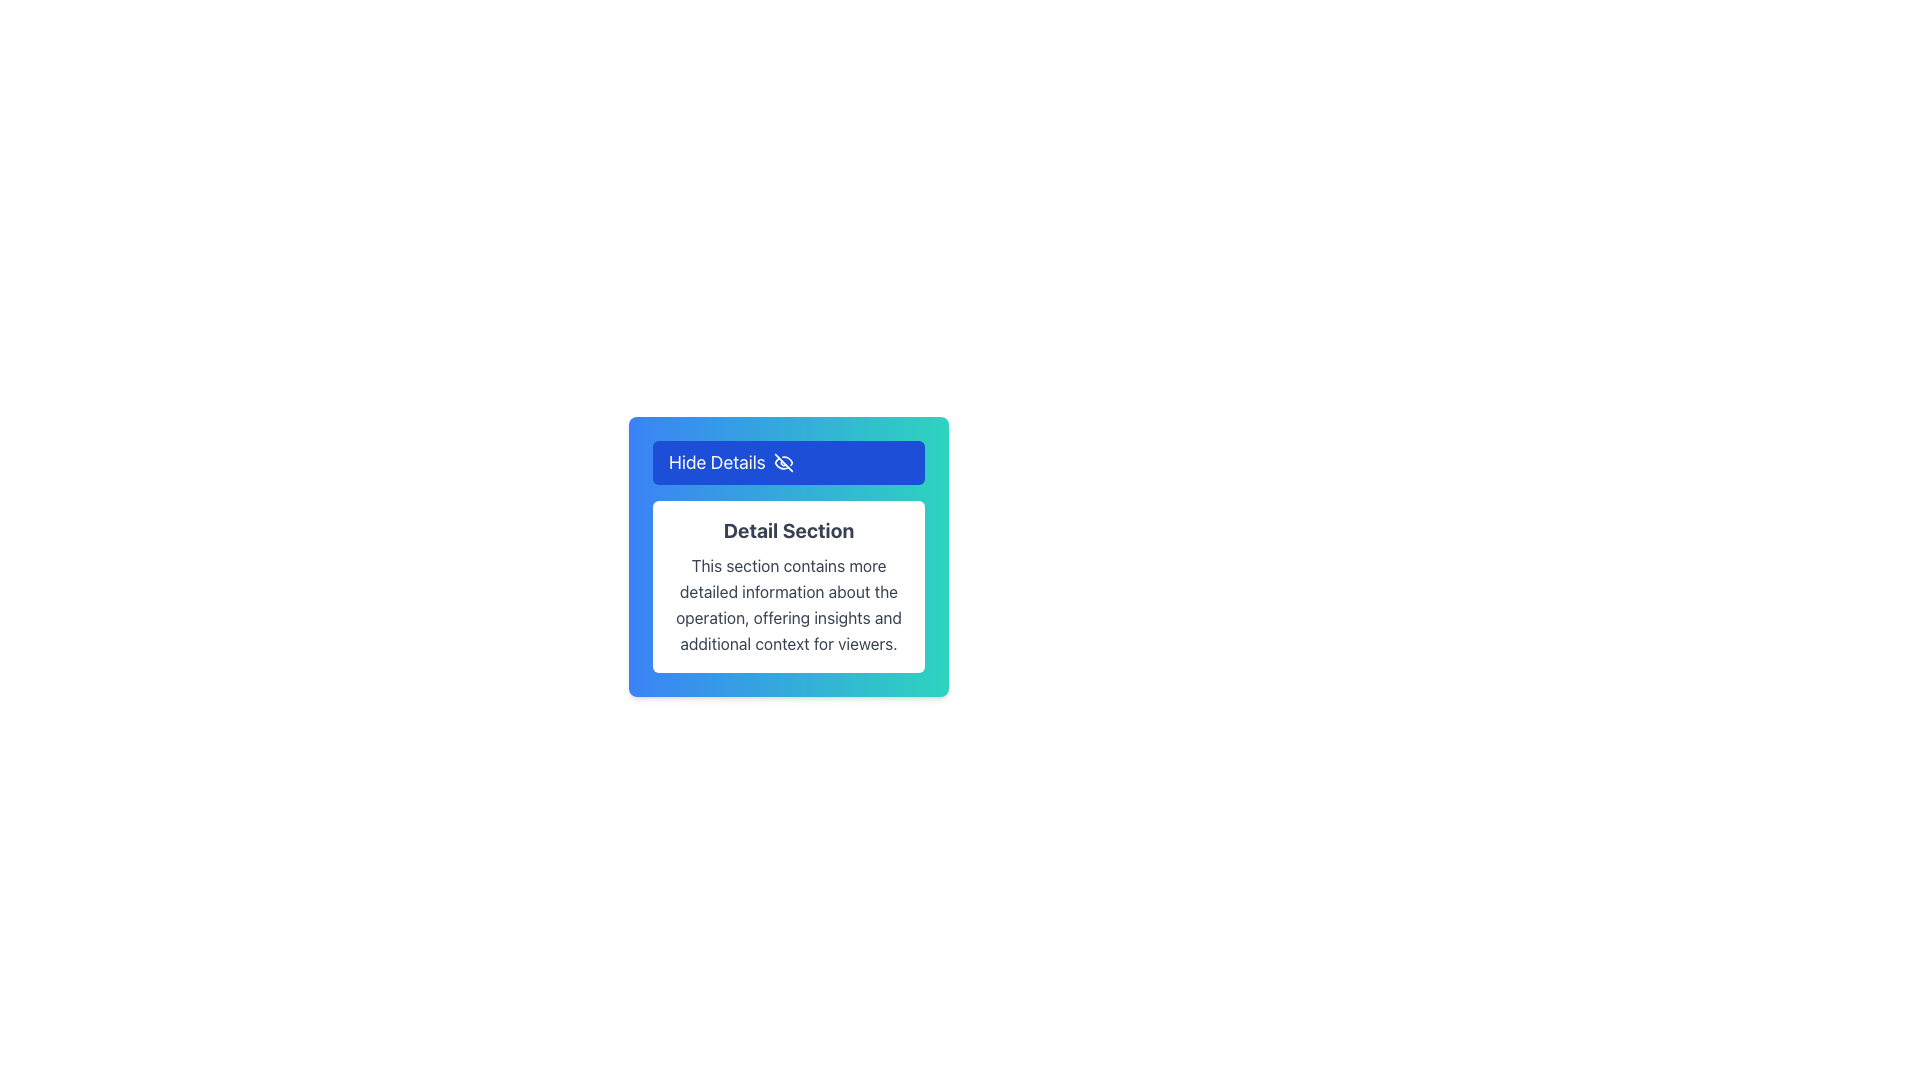 This screenshot has width=1920, height=1080. Describe the element at coordinates (787, 462) in the screenshot. I see `the rectangular button with a blue background and white text reading 'Hide Details'` at that location.